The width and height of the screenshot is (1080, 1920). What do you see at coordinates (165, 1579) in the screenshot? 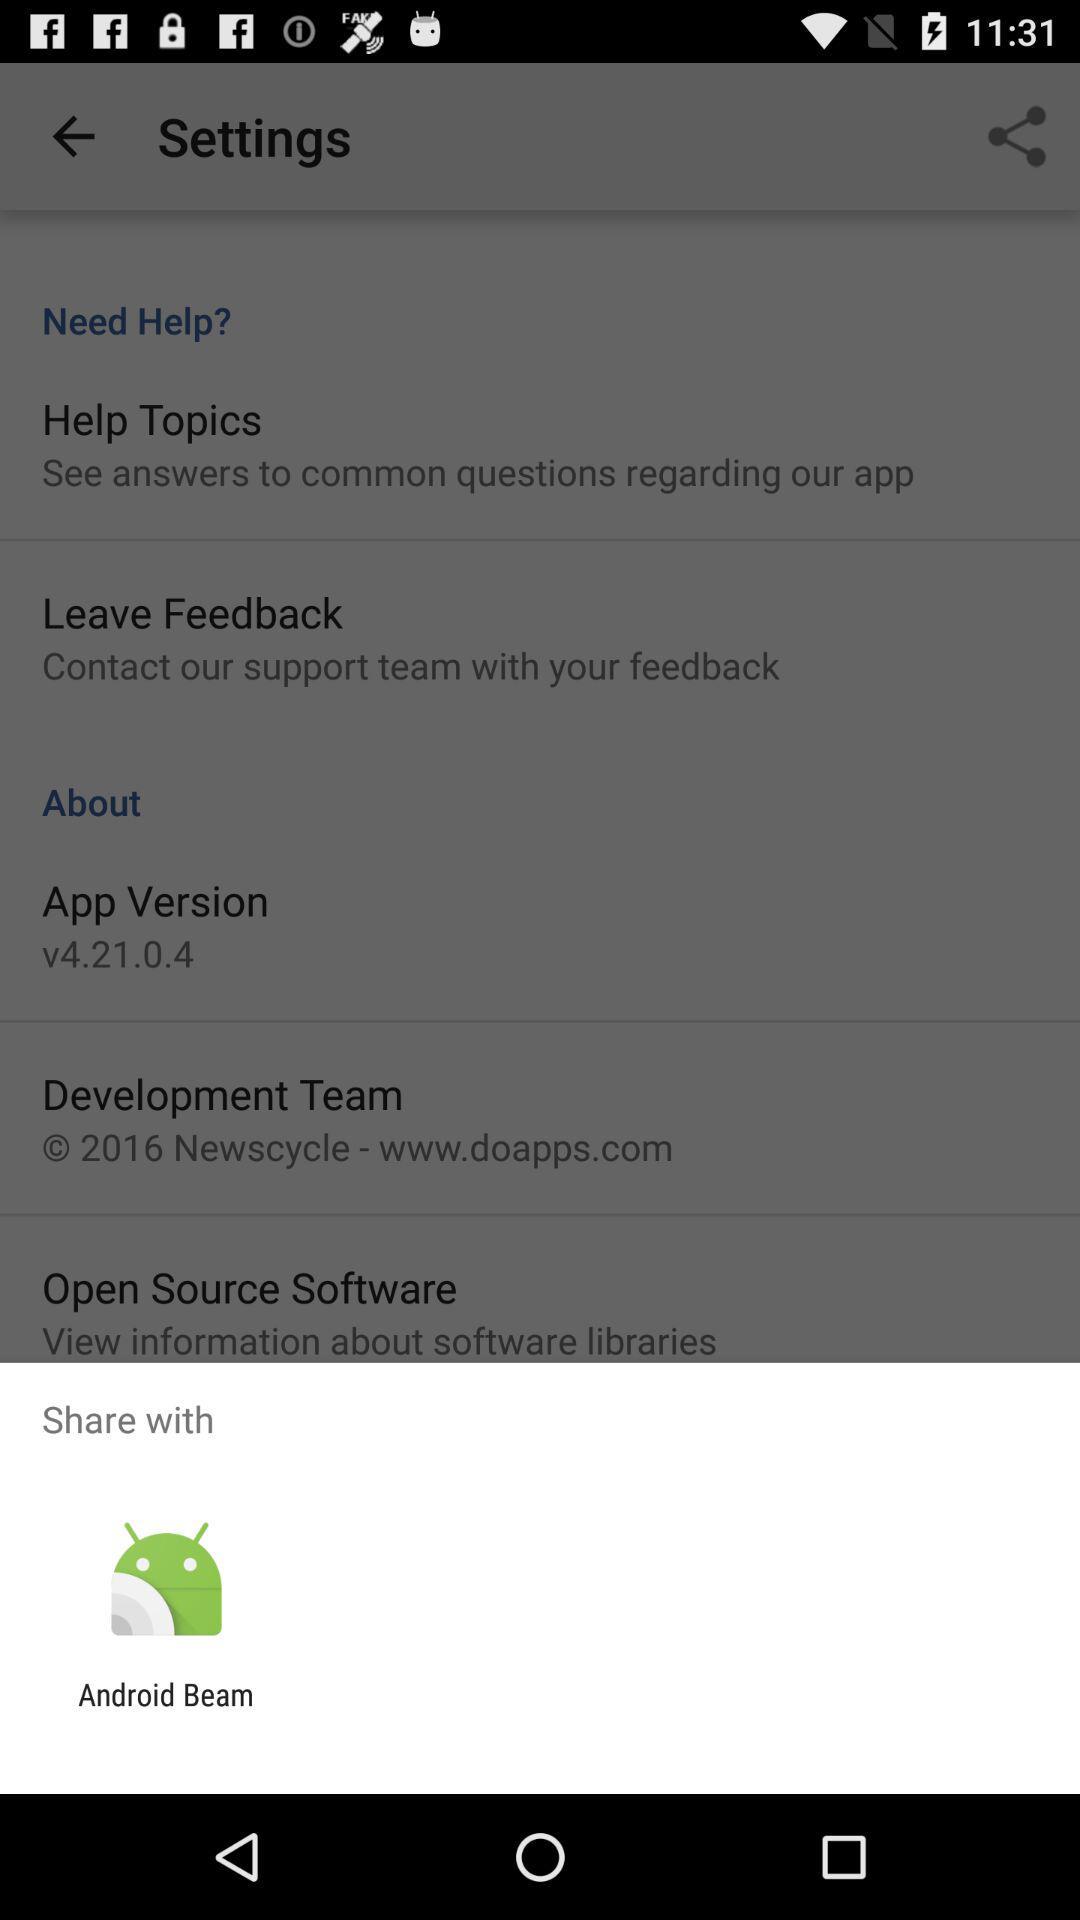
I see `the app below the share with icon` at bounding box center [165, 1579].